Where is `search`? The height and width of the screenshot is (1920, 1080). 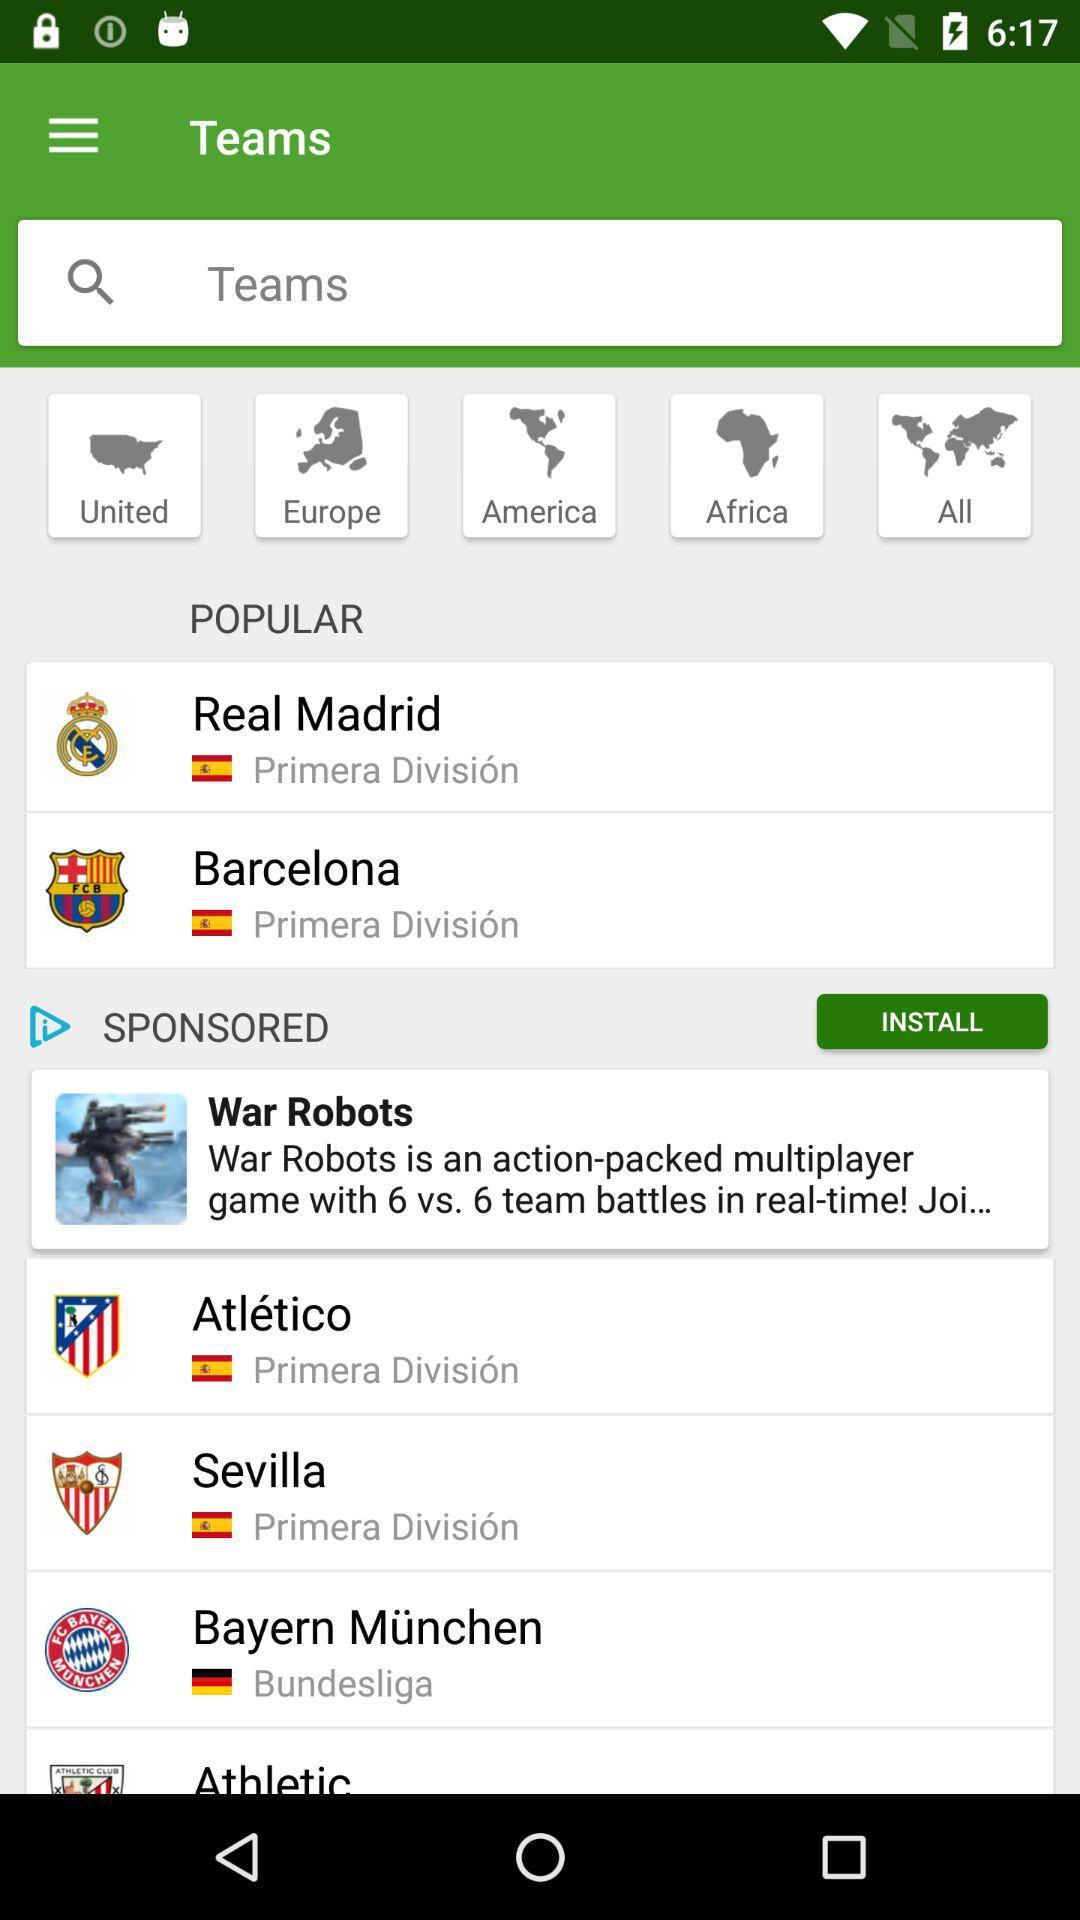
search is located at coordinates (91, 281).